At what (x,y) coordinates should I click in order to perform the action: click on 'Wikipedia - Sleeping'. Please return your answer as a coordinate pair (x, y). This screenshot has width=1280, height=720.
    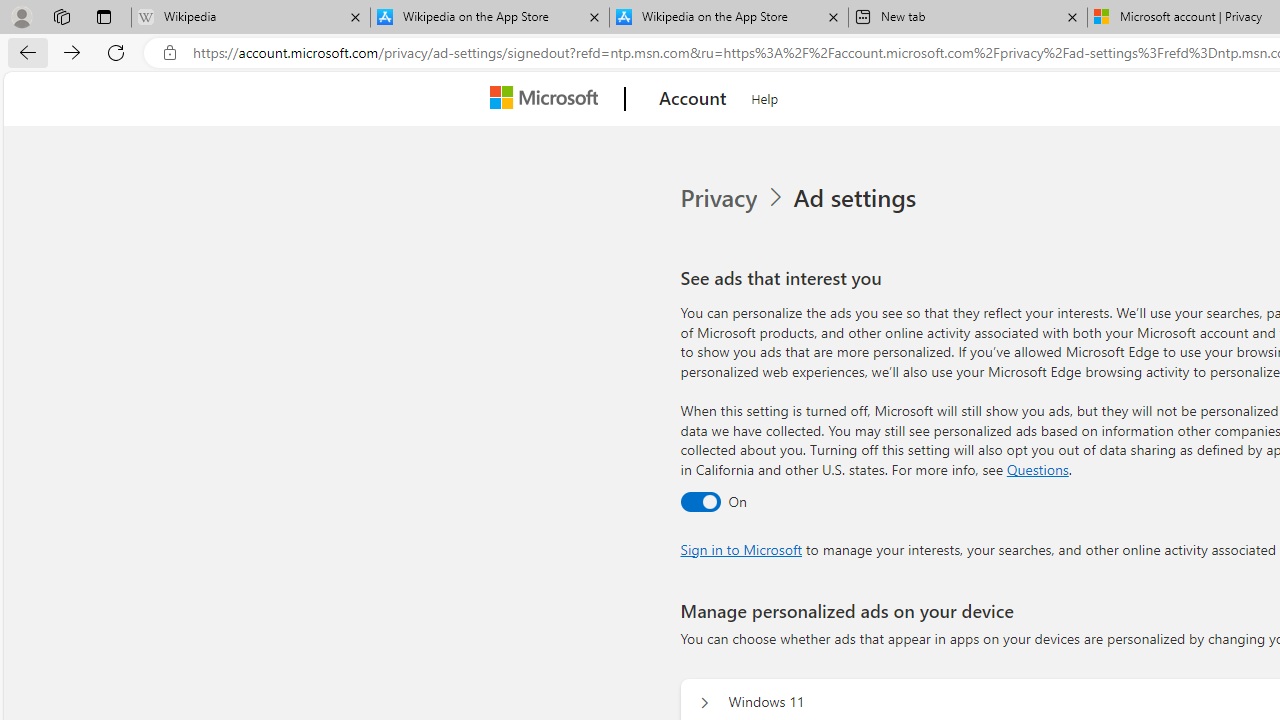
    Looking at the image, I should click on (249, 17).